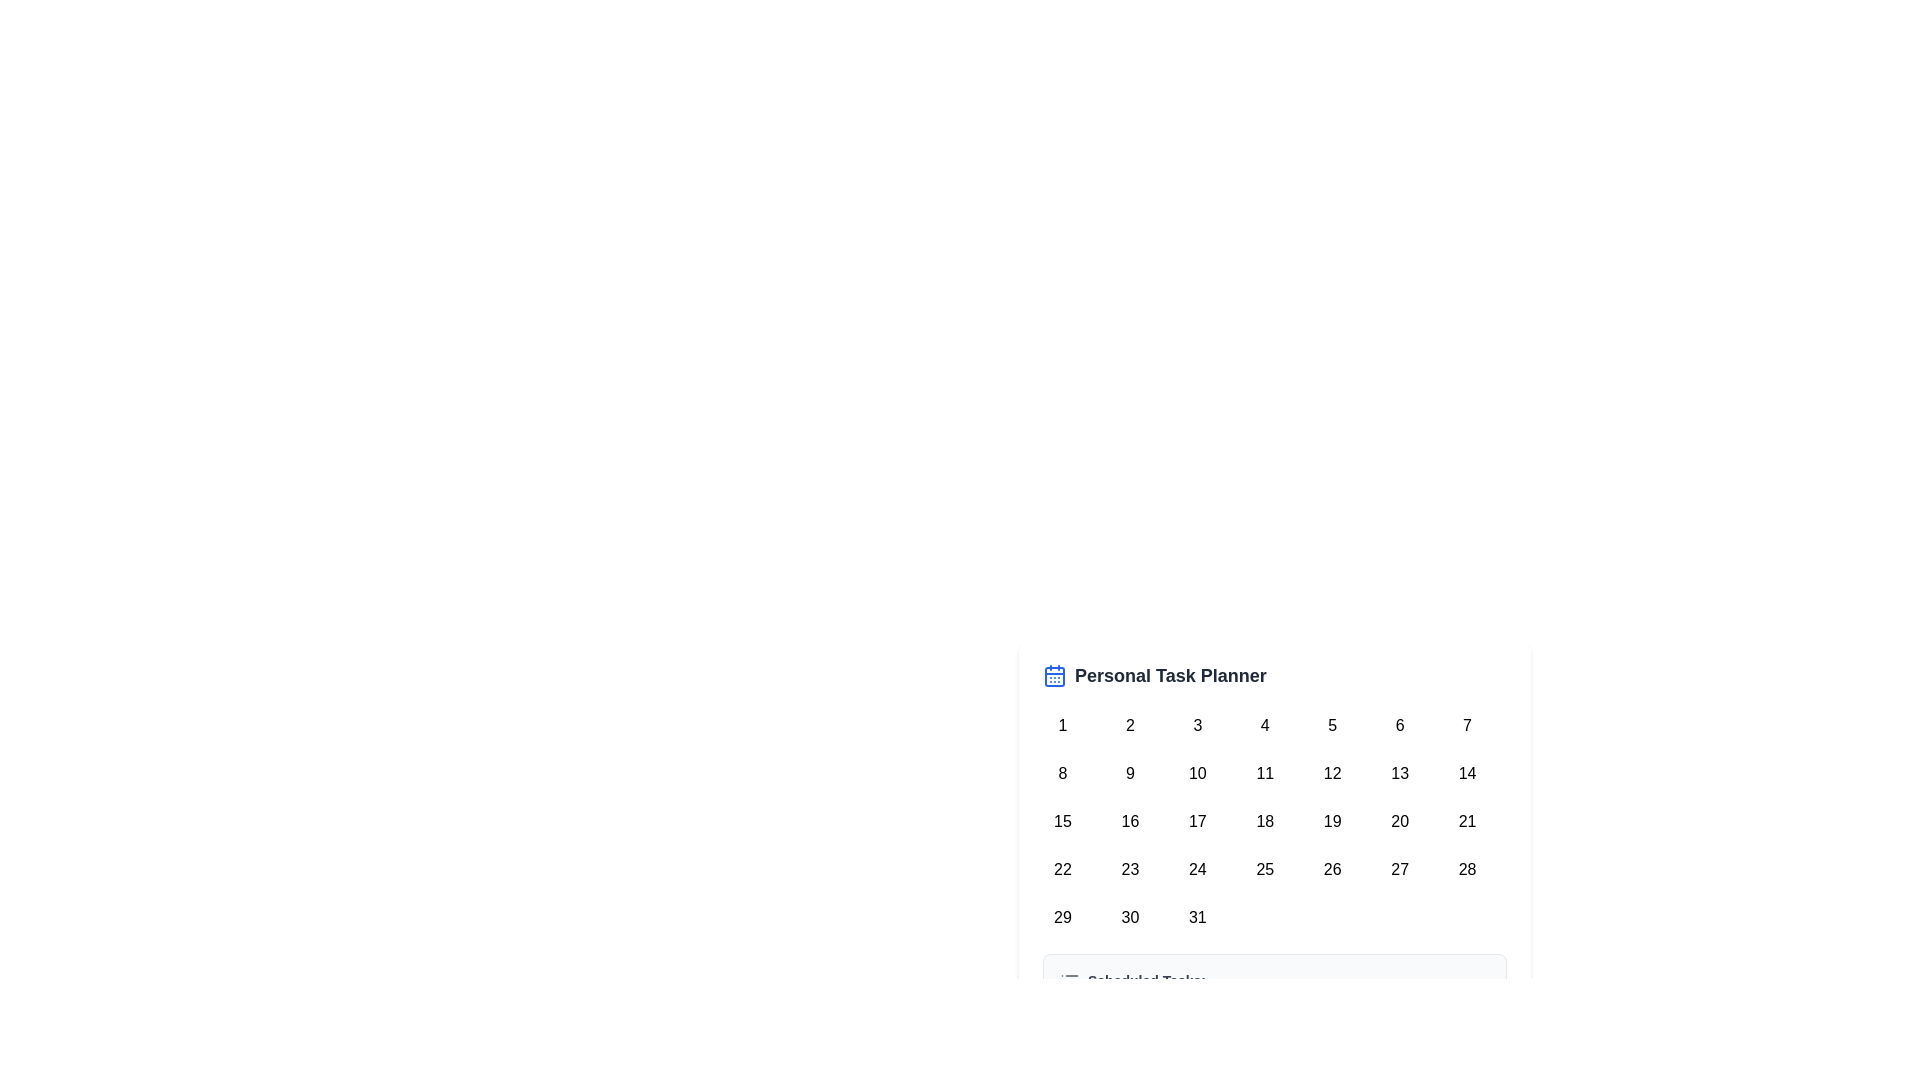 The height and width of the screenshot is (1080, 1920). Describe the element at coordinates (1467, 821) in the screenshot. I see `the calendar day button for the 21st of the month` at that location.